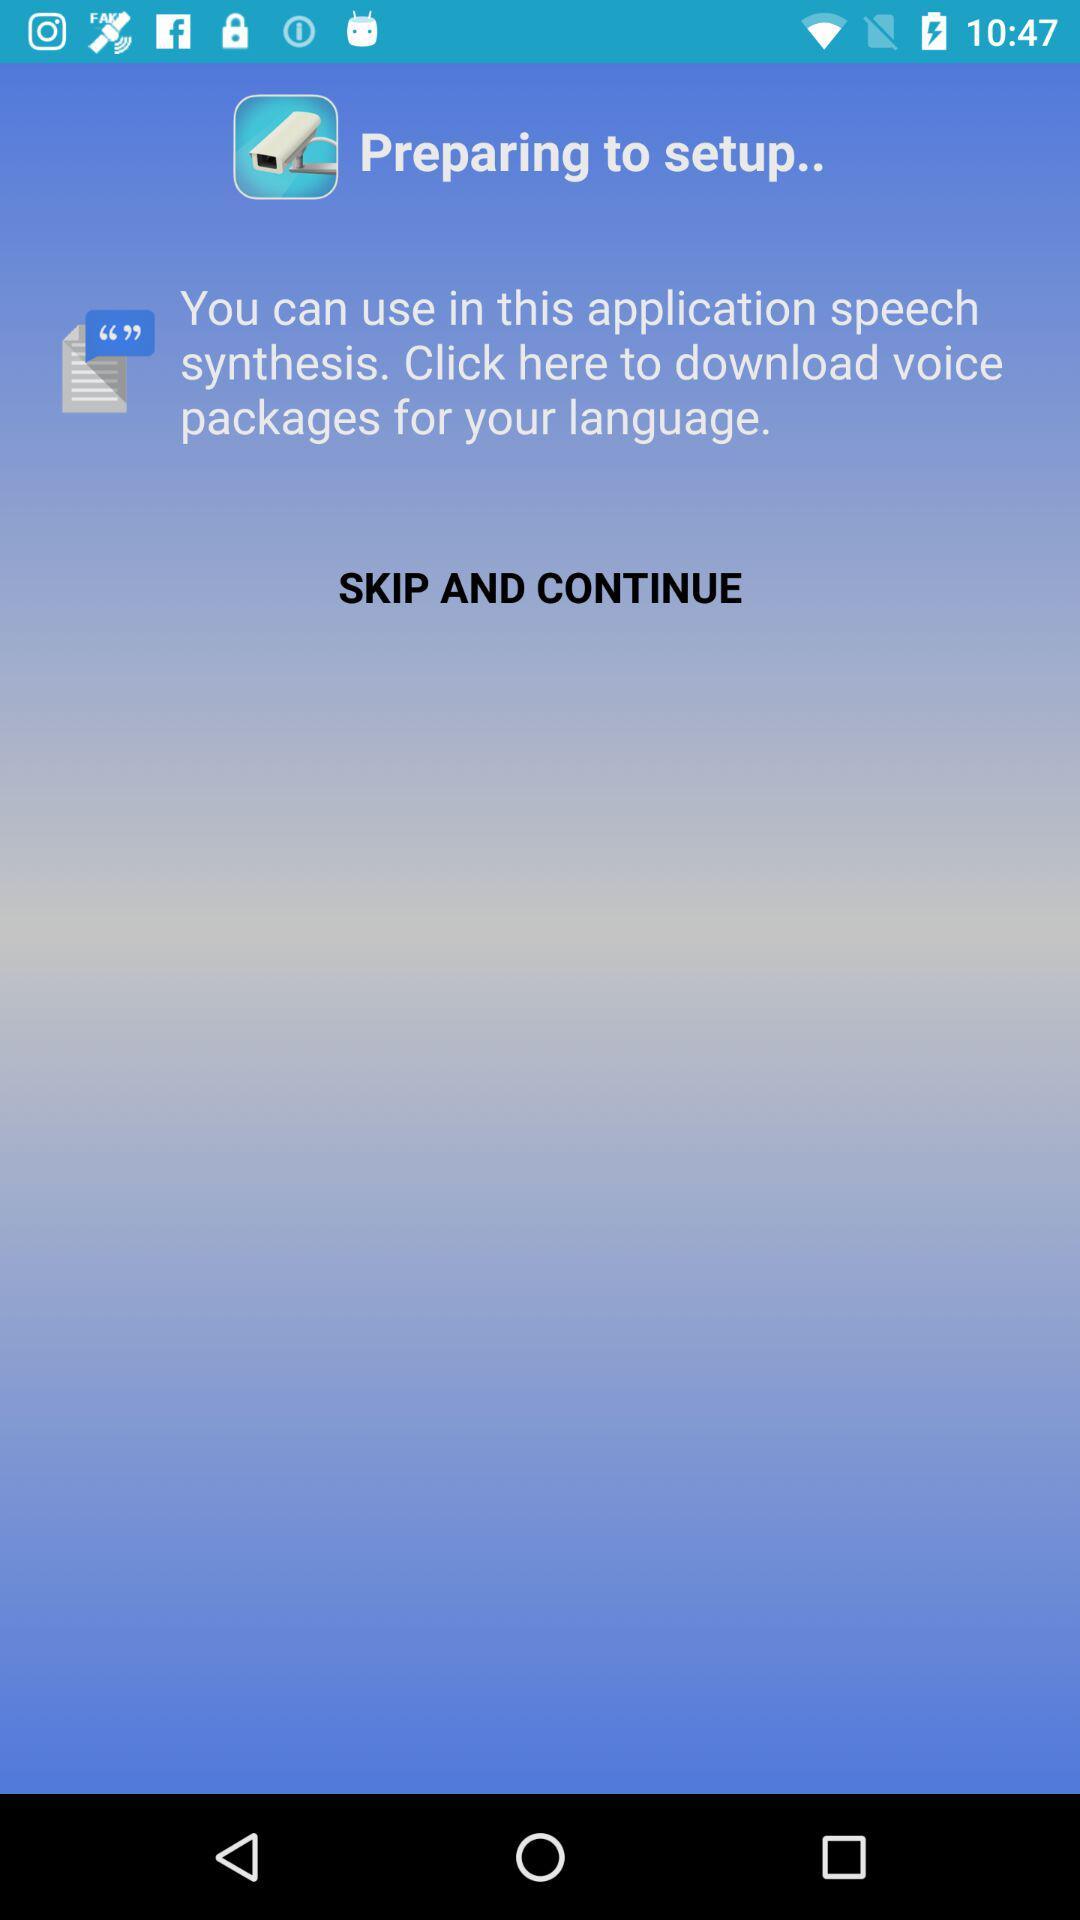 This screenshot has width=1080, height=1920. I want to click on skip and continue, so click(540, 585).